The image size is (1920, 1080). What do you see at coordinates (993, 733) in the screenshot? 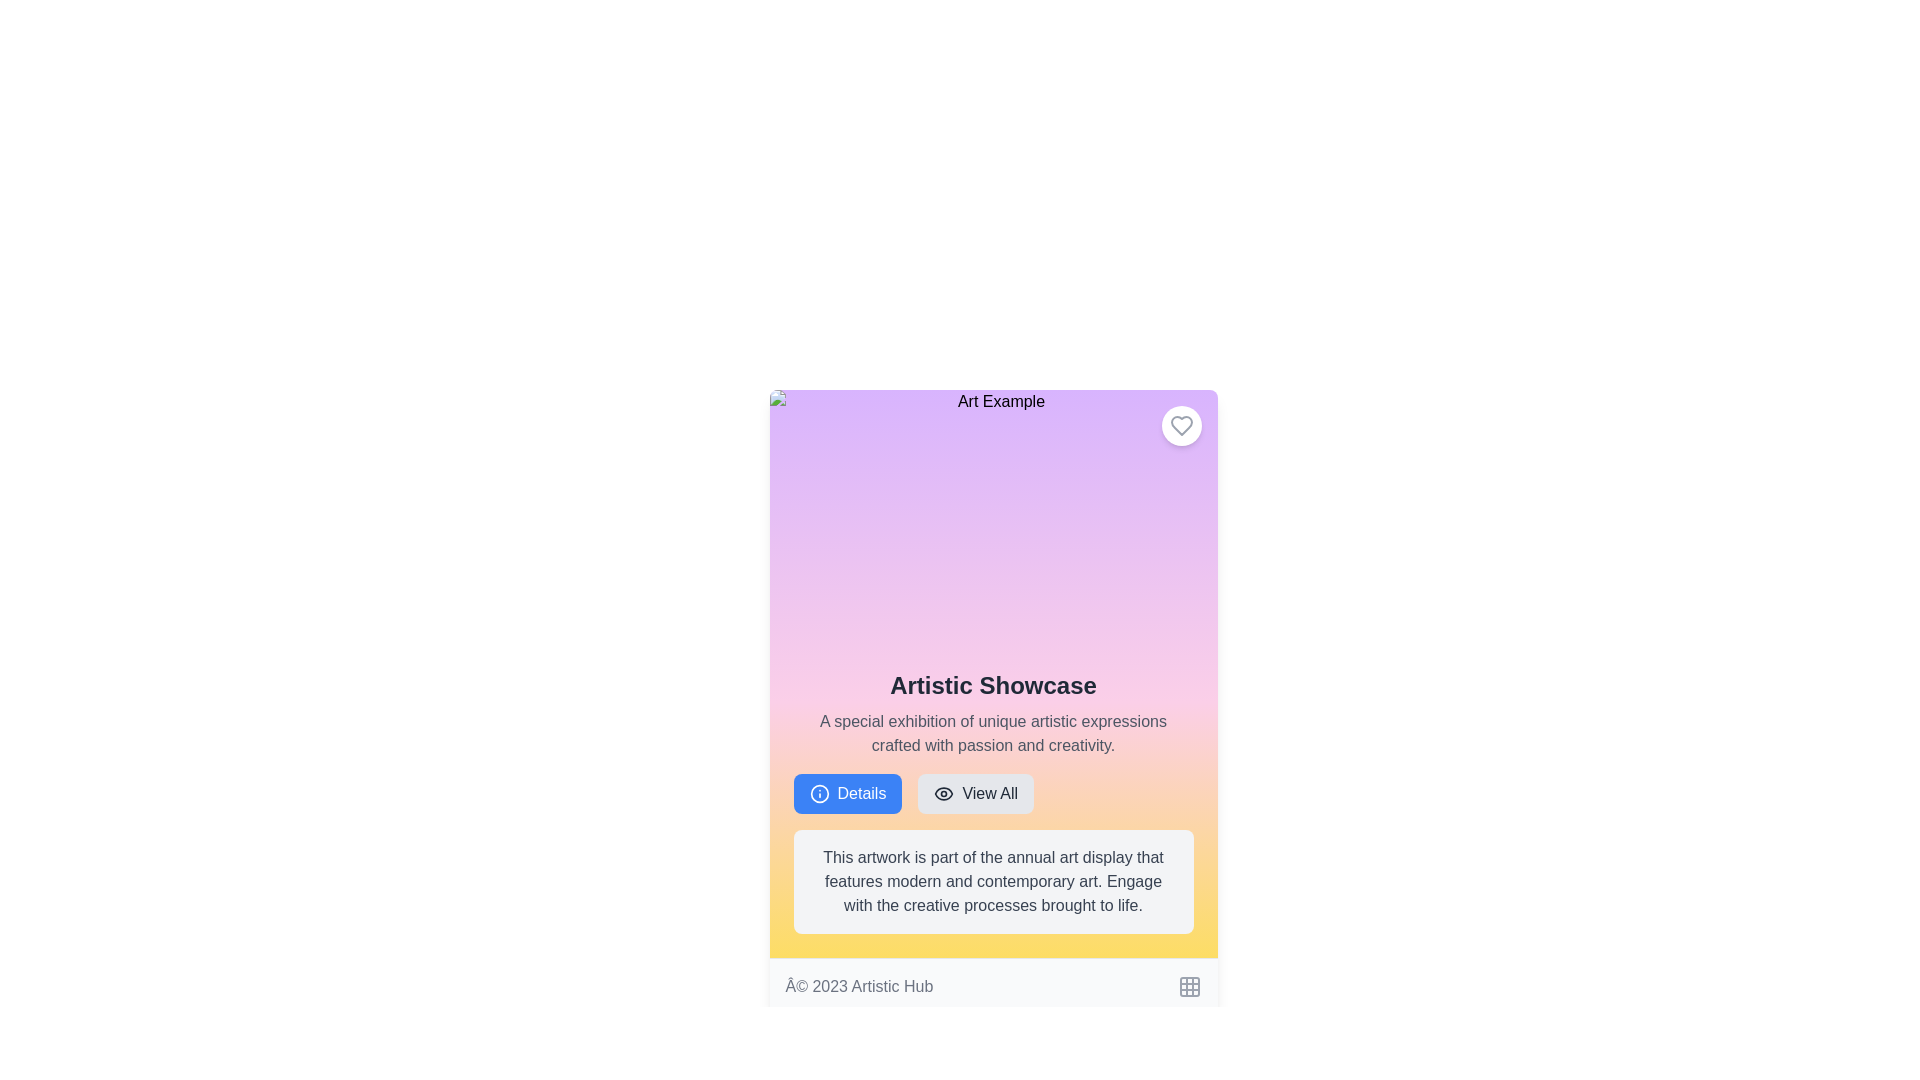
I see `text block containing the description 'A special exhibition of unique artistic expressions crafted with passion and creativity.' positioned below the title 'Artistic Showcase'` at bounding box center [993, 733].